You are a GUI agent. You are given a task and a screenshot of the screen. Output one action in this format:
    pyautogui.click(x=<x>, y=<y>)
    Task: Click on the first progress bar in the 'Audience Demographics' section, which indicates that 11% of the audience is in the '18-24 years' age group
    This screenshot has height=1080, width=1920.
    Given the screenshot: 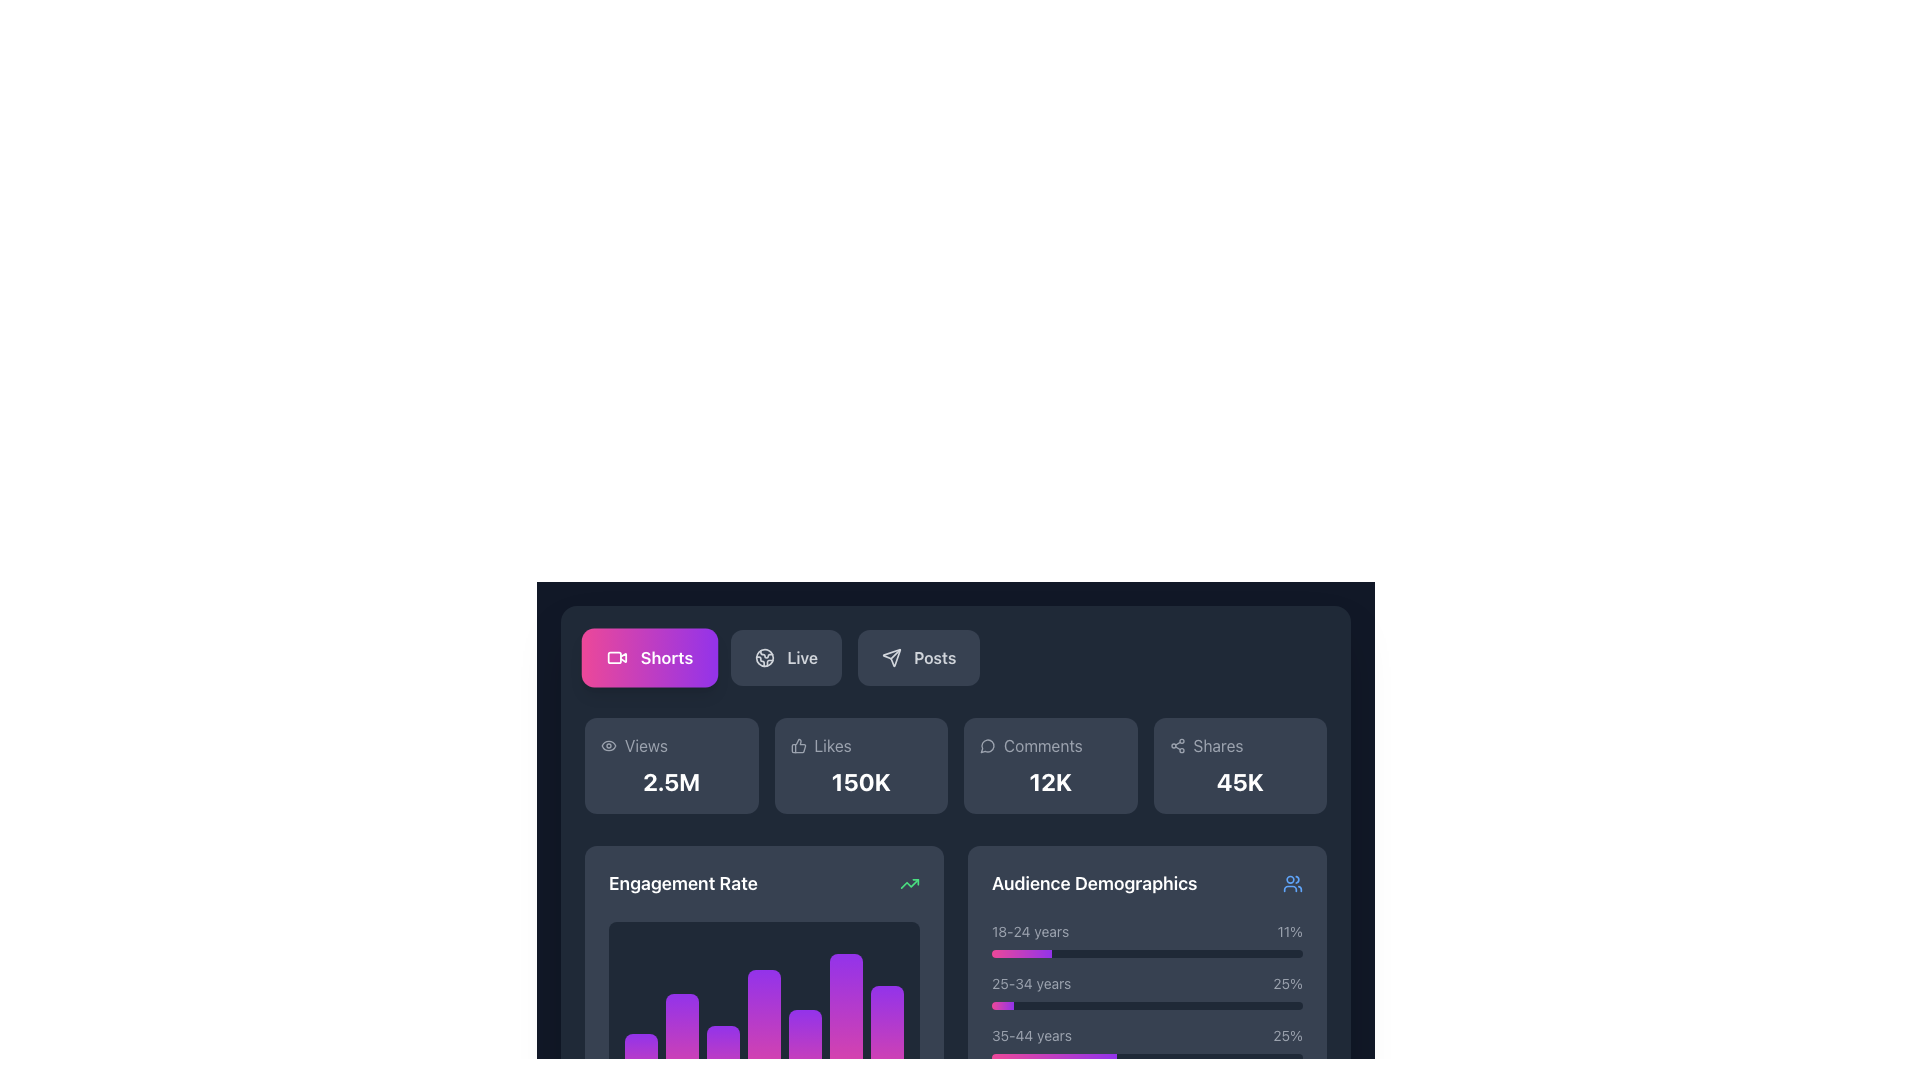 What is the action you would take?
    pyautogui.click(x=1147, y=952)
    